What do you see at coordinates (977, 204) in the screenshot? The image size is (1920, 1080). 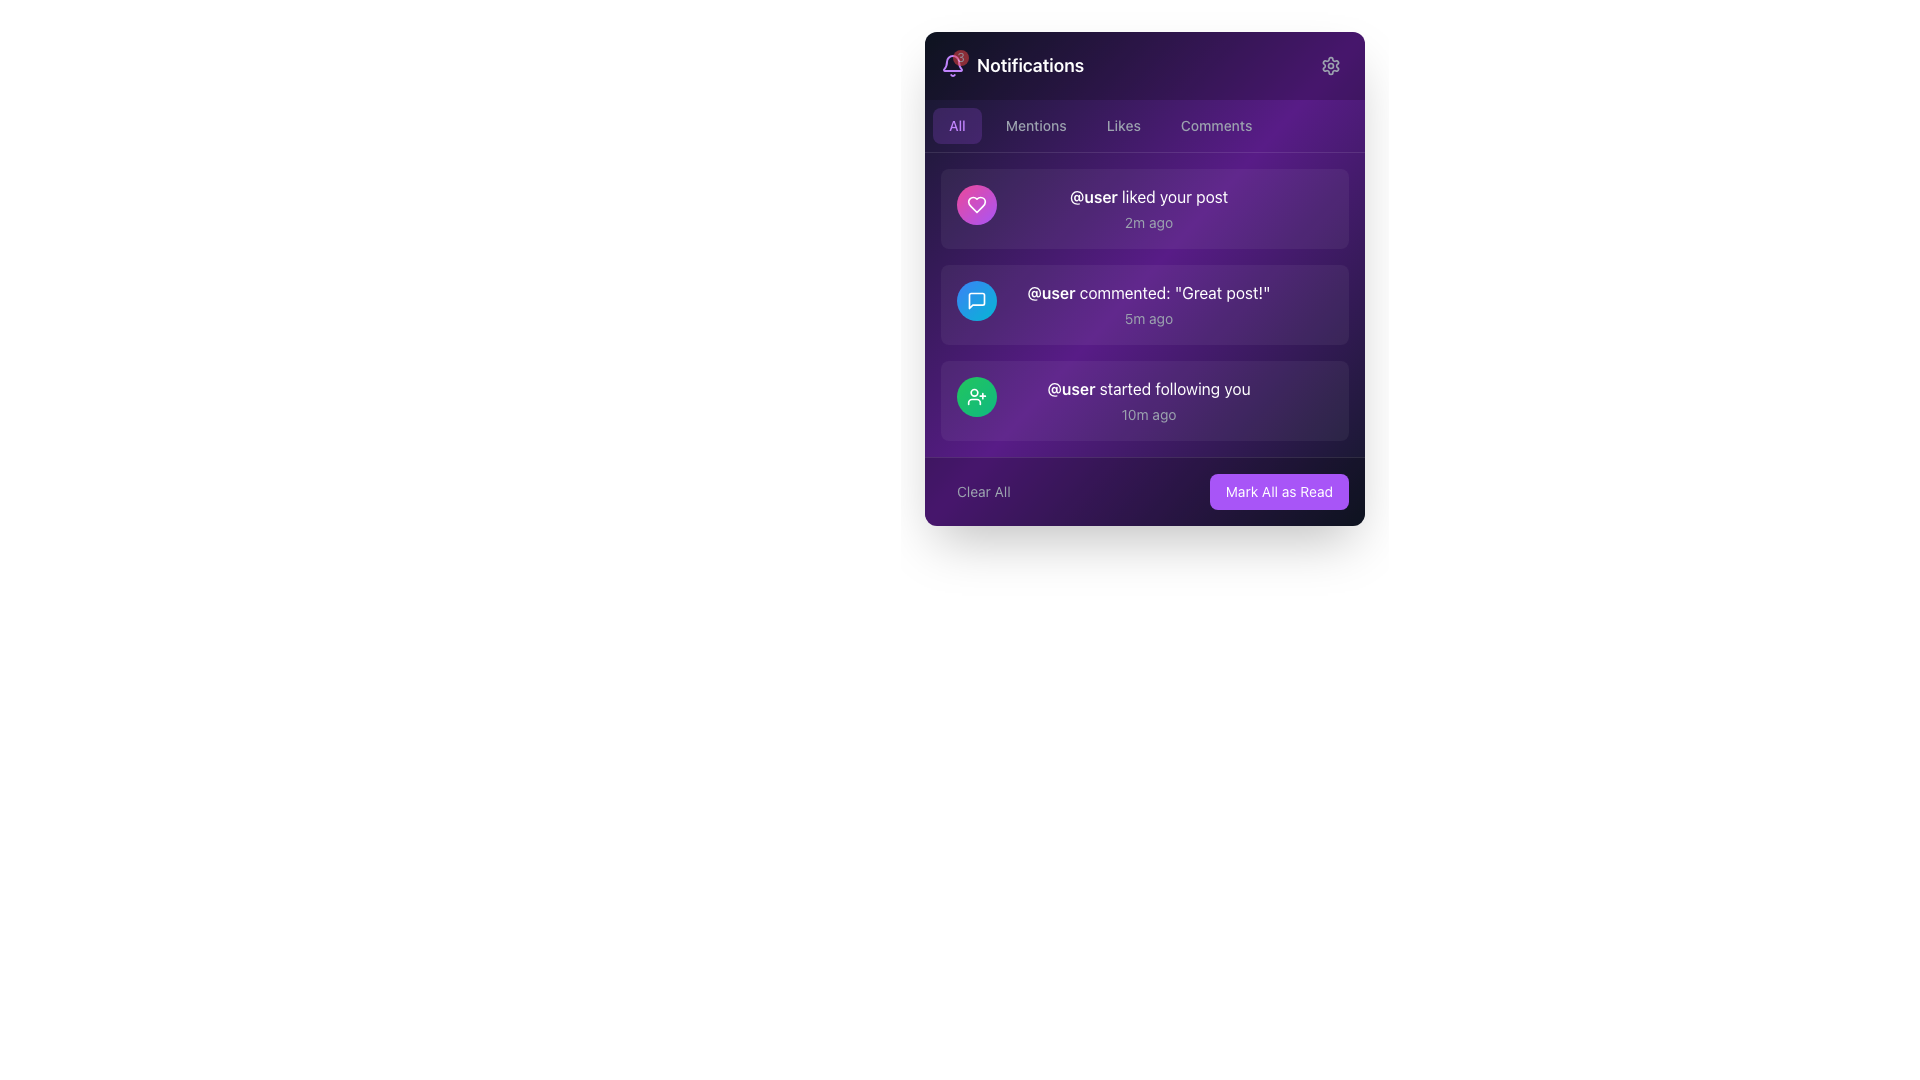 I see `the heart icon representing the 'like' action in the top notification item of the list, located below the tab bar` at bounding box center [977, 204].